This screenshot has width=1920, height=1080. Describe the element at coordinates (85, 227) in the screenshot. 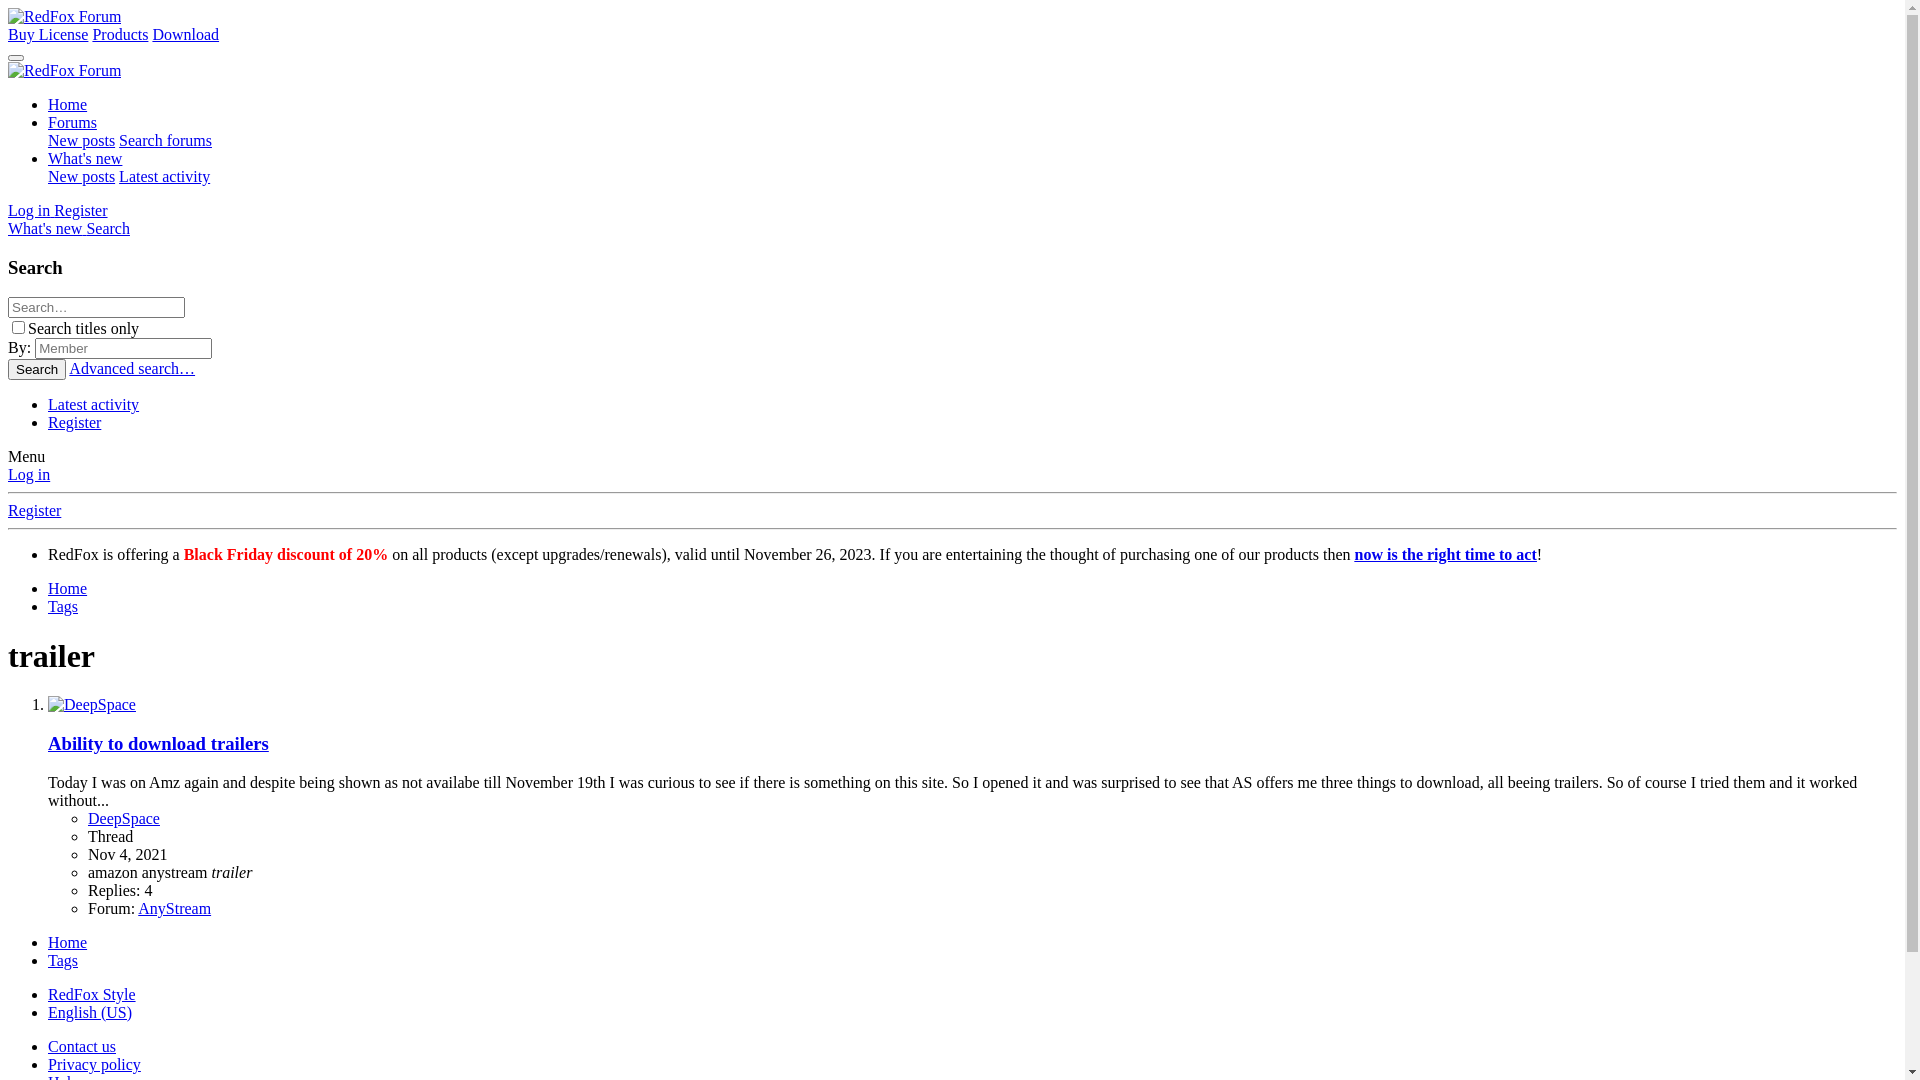

I see `'Search'` at that location.